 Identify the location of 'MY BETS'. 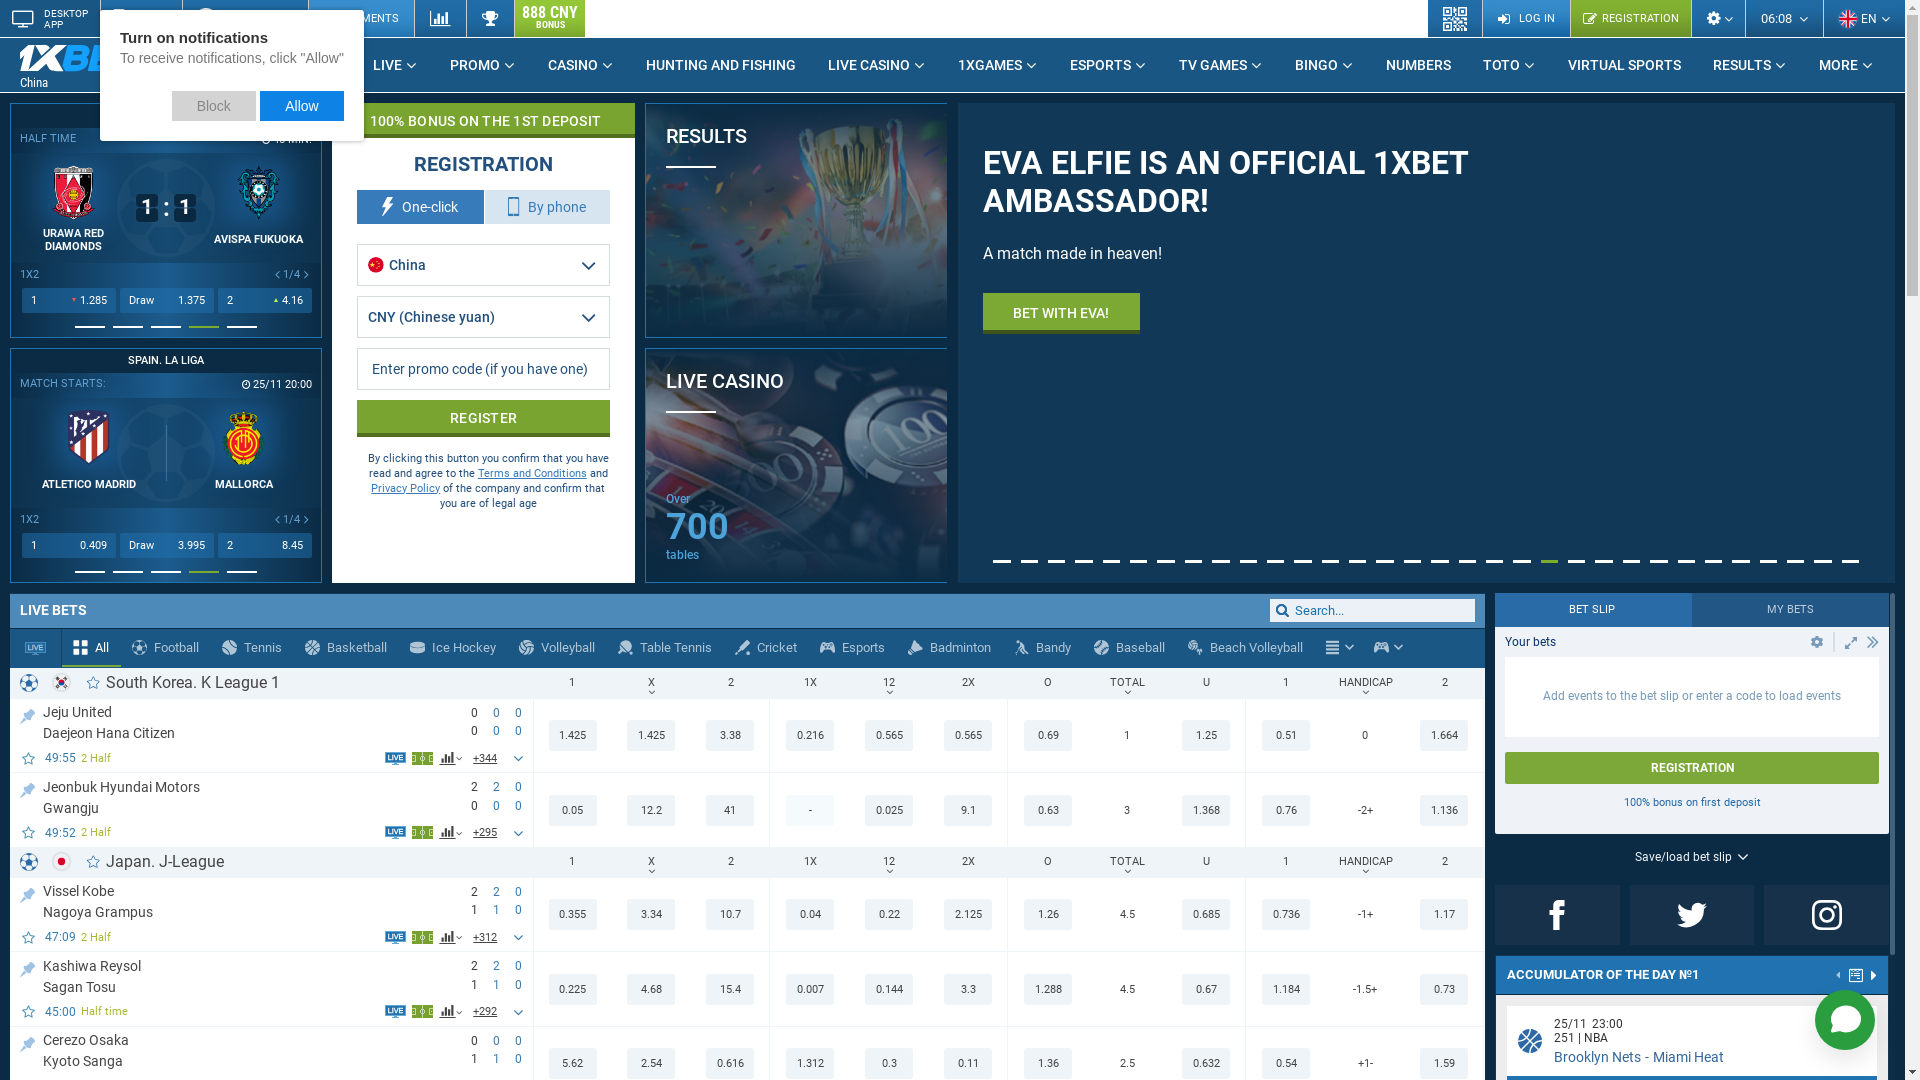
(1790, 608).